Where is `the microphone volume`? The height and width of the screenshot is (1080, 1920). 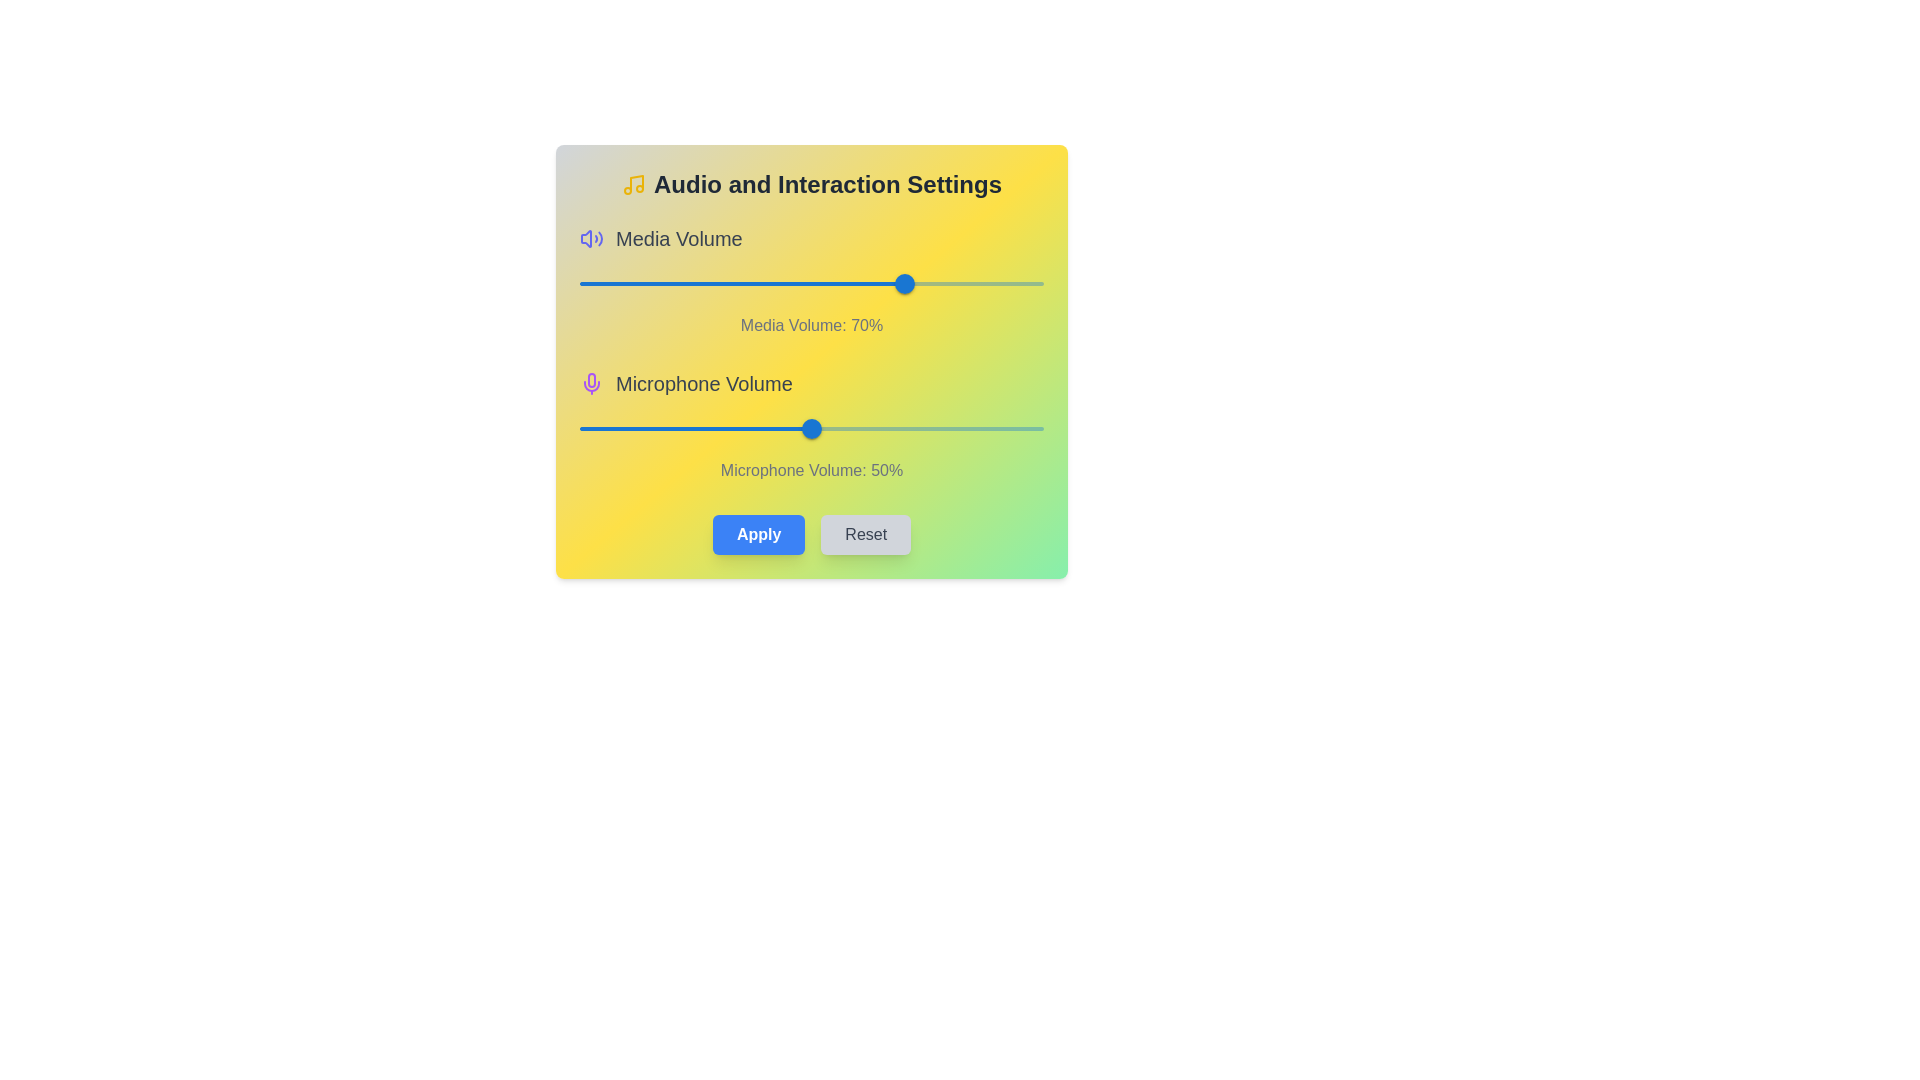 the microphone volume is located at coordinates (588, 427).